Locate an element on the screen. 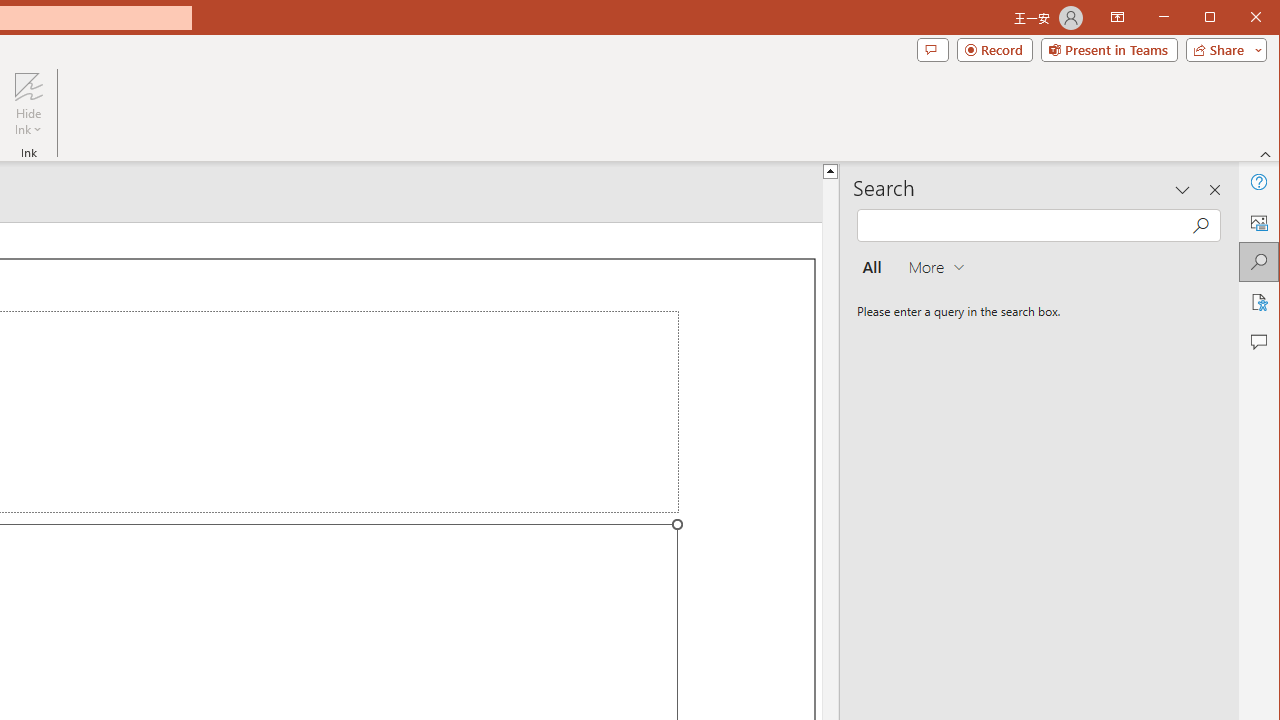  'Accessibility' is located at coordinates (1257, 302).